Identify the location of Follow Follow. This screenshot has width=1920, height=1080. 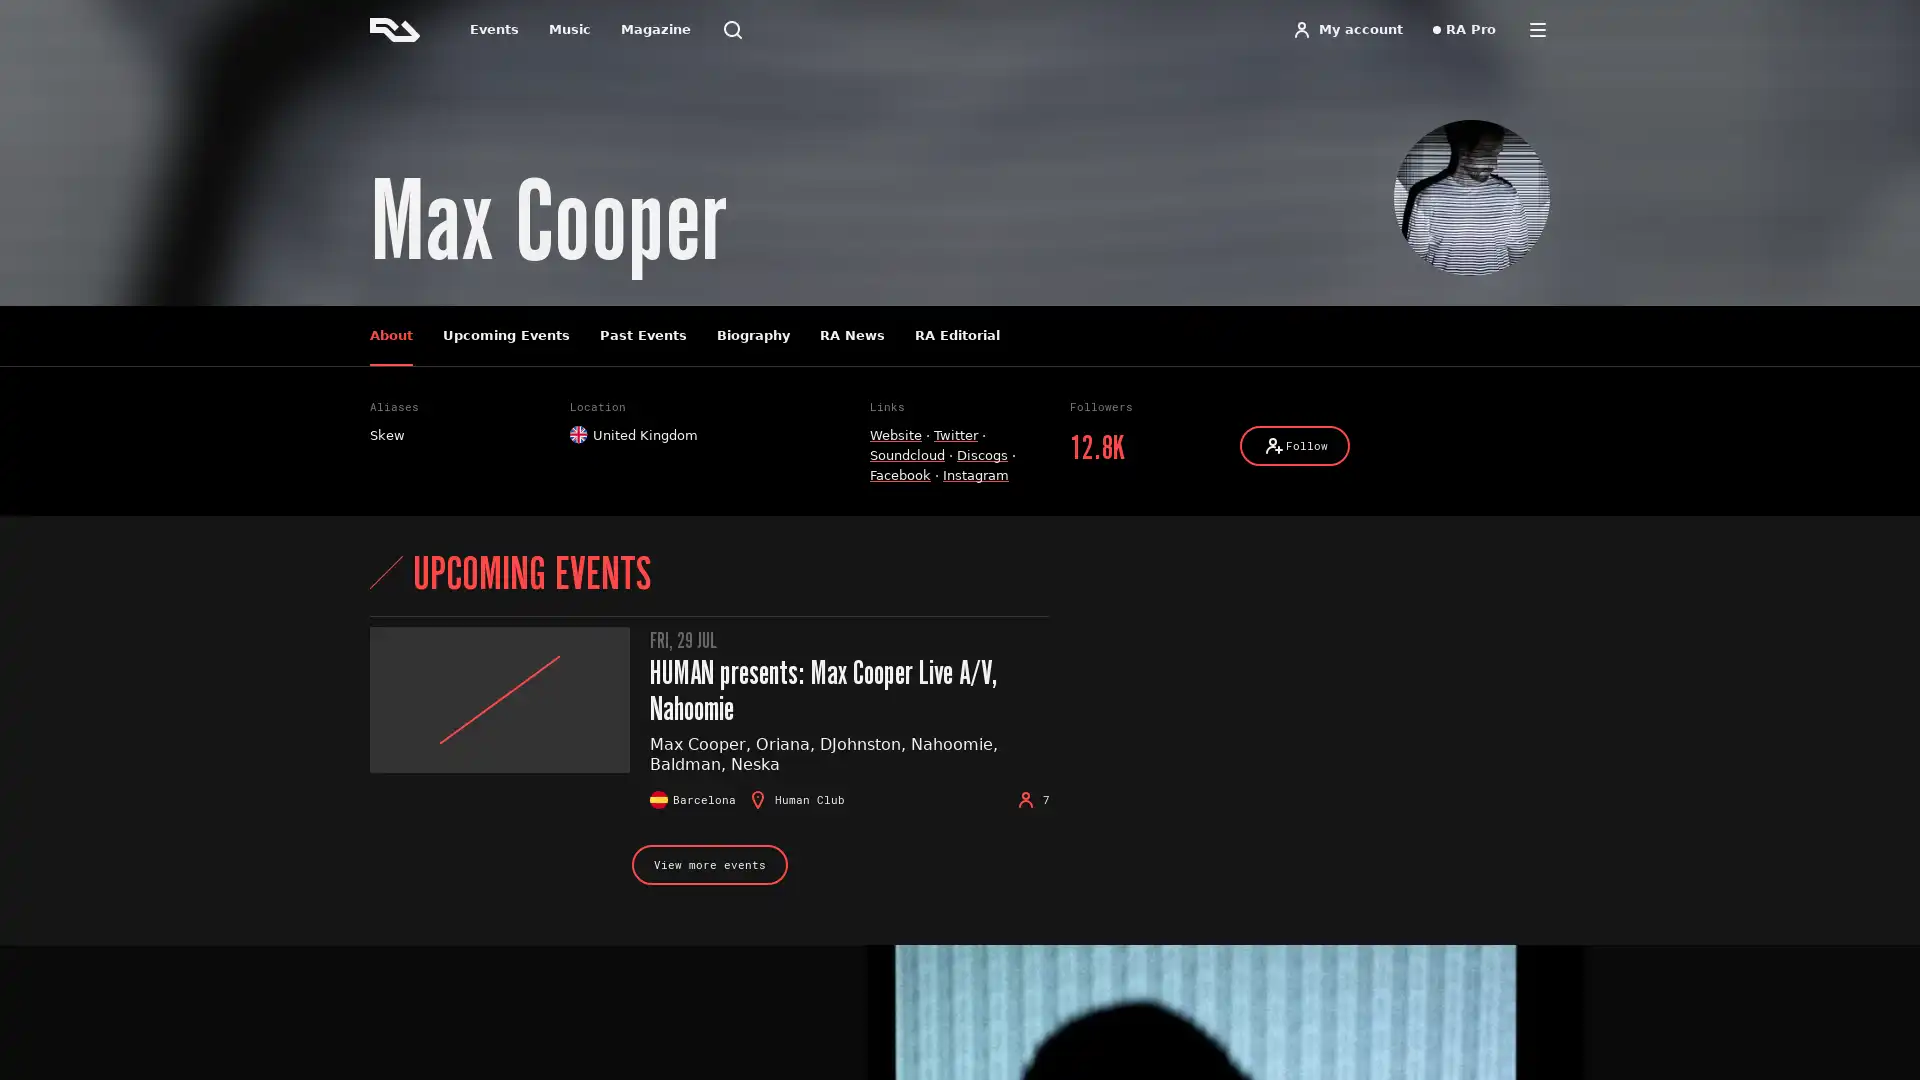
(1295, 443).